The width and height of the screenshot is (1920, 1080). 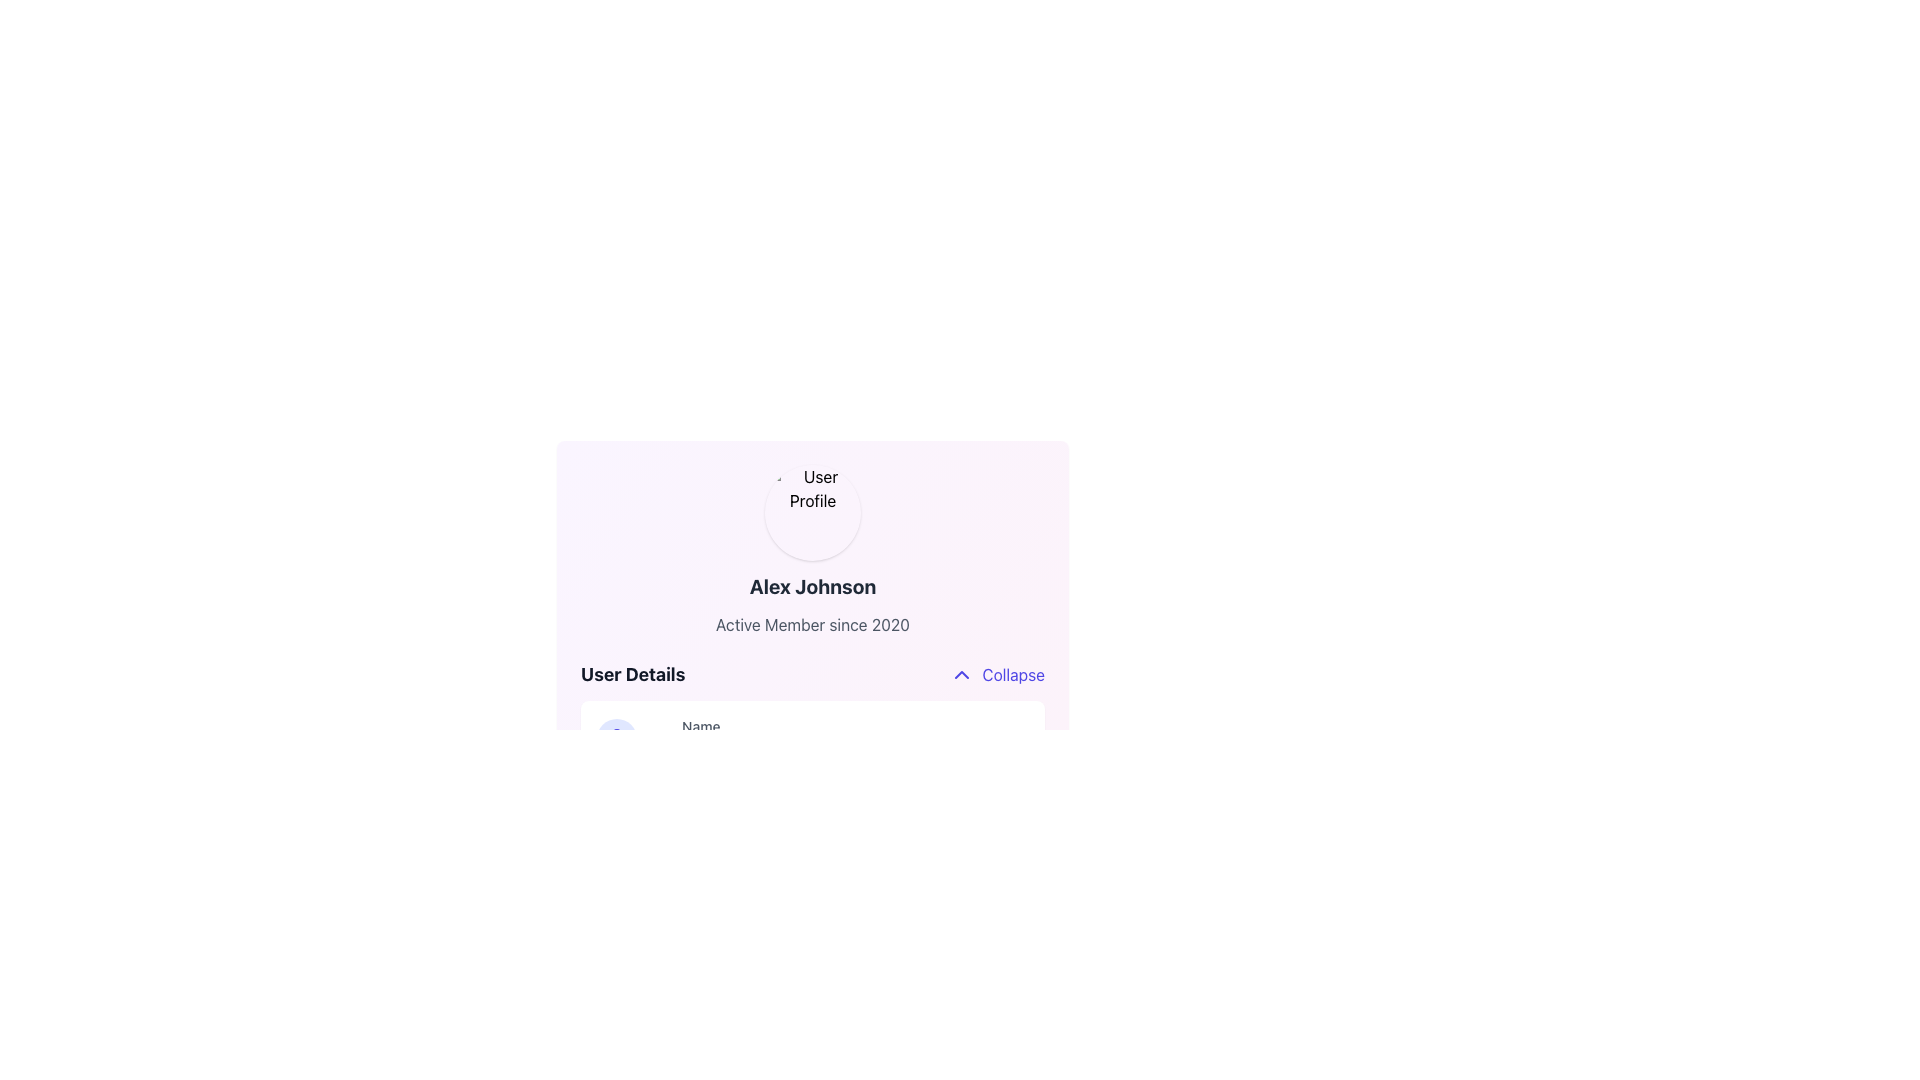 What do you see at coordinates (962, 675) in the screenshot?
I see `the collapse icon located to the left of the 'Collapse' label in the bottom-right section of the card-like structure` at bounding box center [962, 675].